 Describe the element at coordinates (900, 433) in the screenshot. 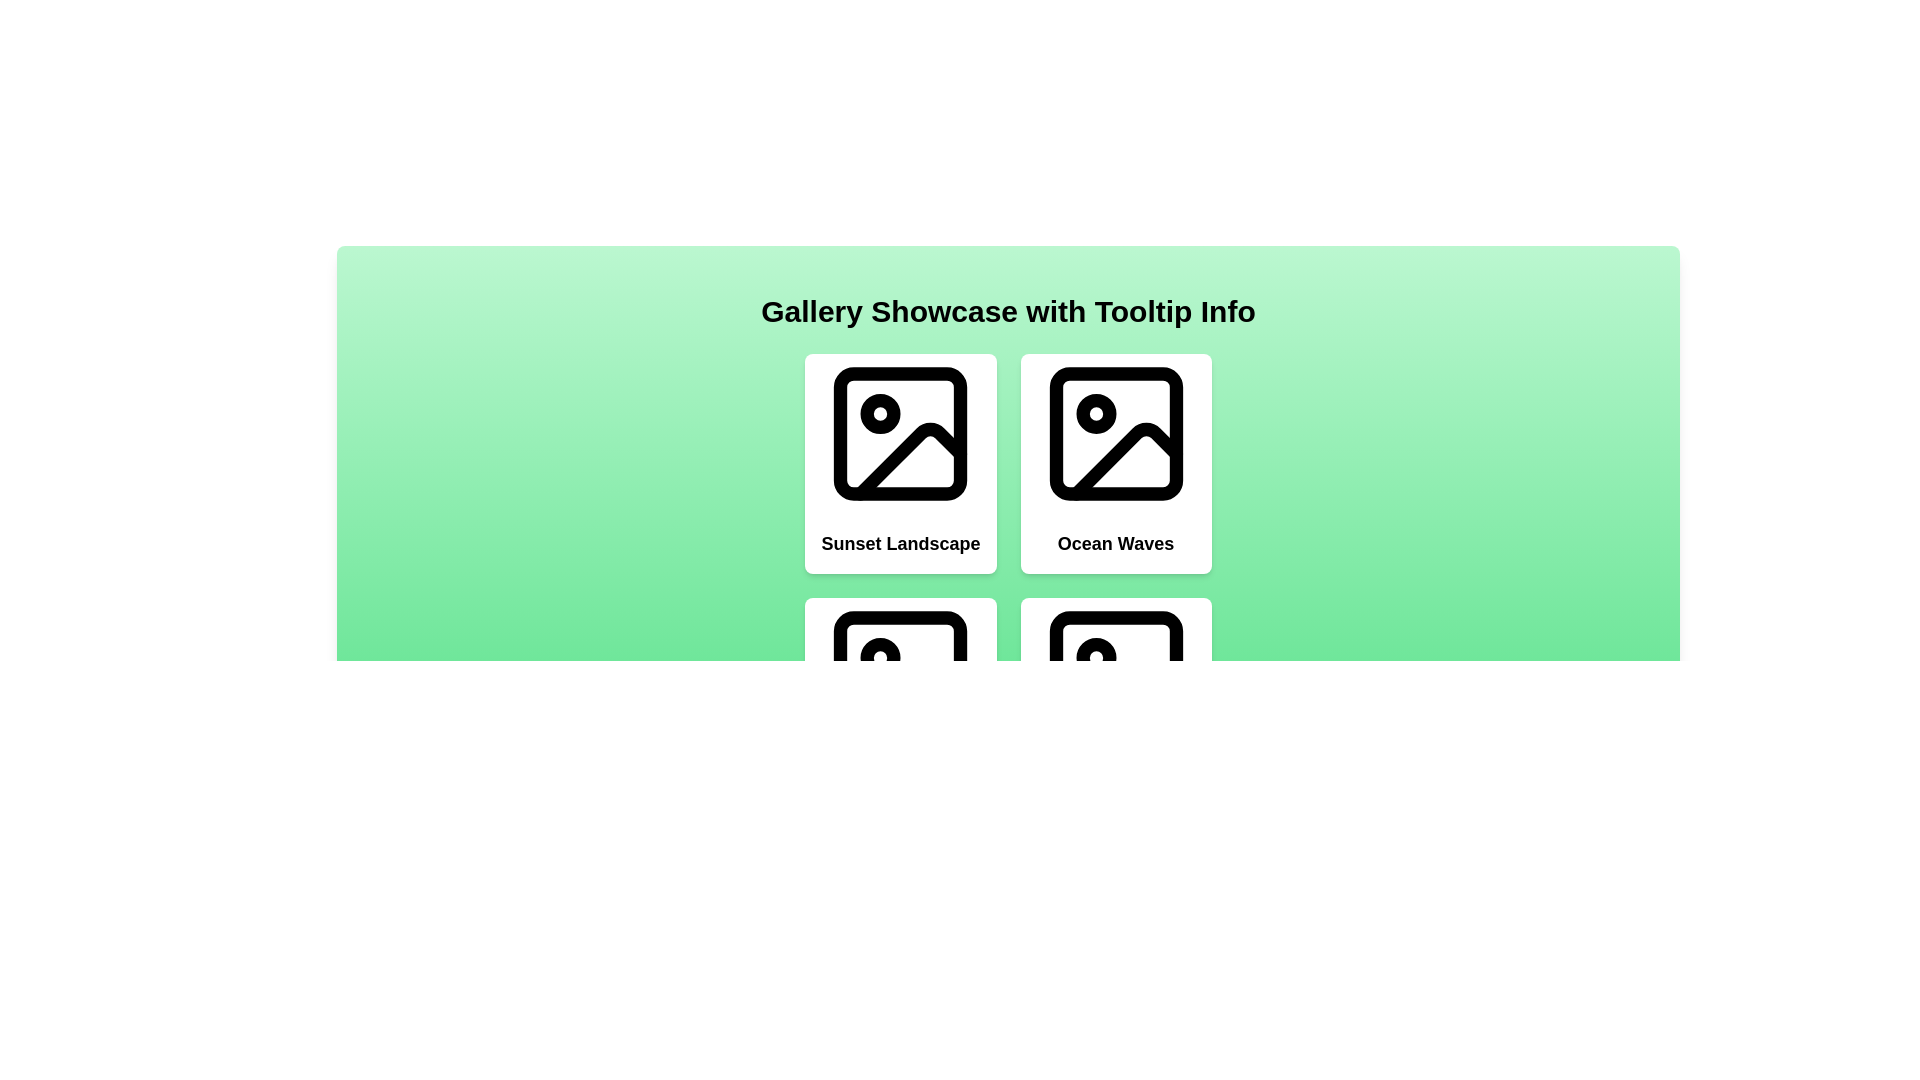

I see `the SVG icon that represents an image placeholder, which is located above the label 'Sunset Landscape'` at that location.